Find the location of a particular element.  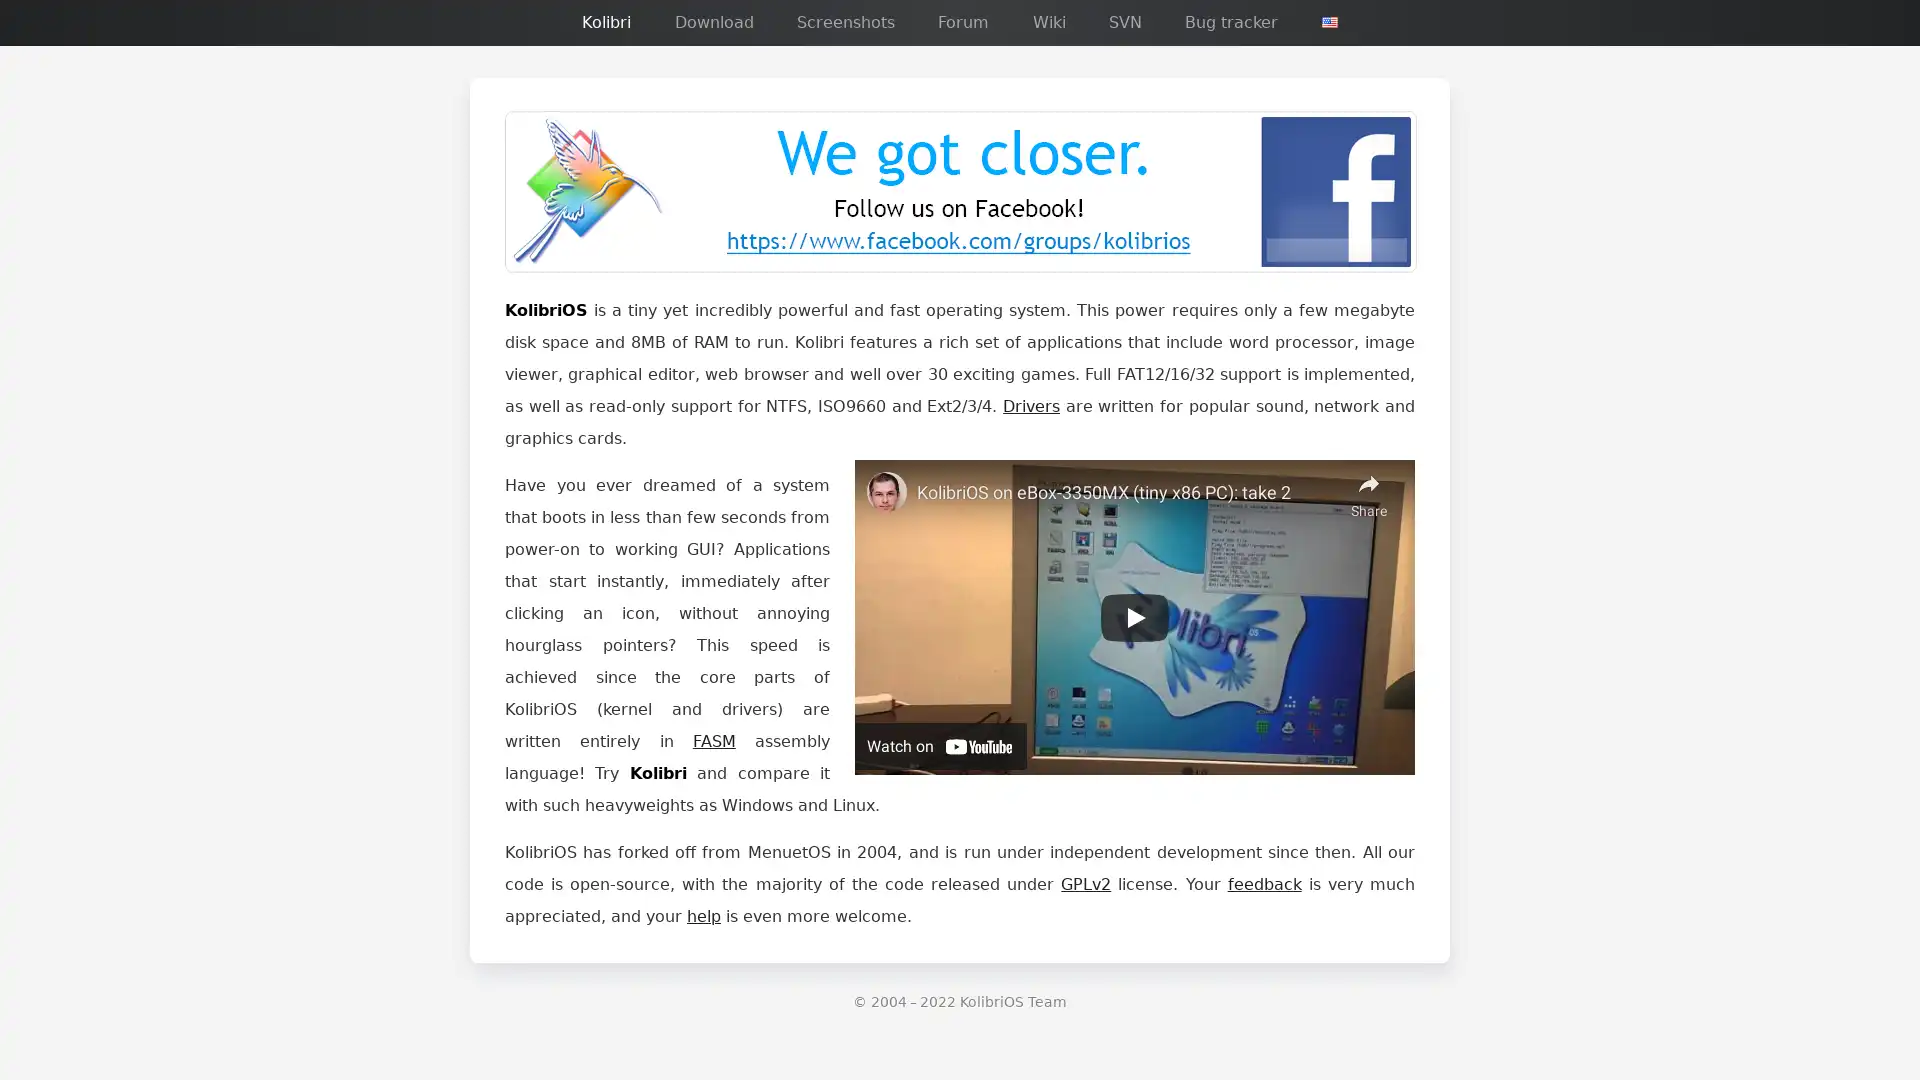

en is located at coordinates (1329, 22).